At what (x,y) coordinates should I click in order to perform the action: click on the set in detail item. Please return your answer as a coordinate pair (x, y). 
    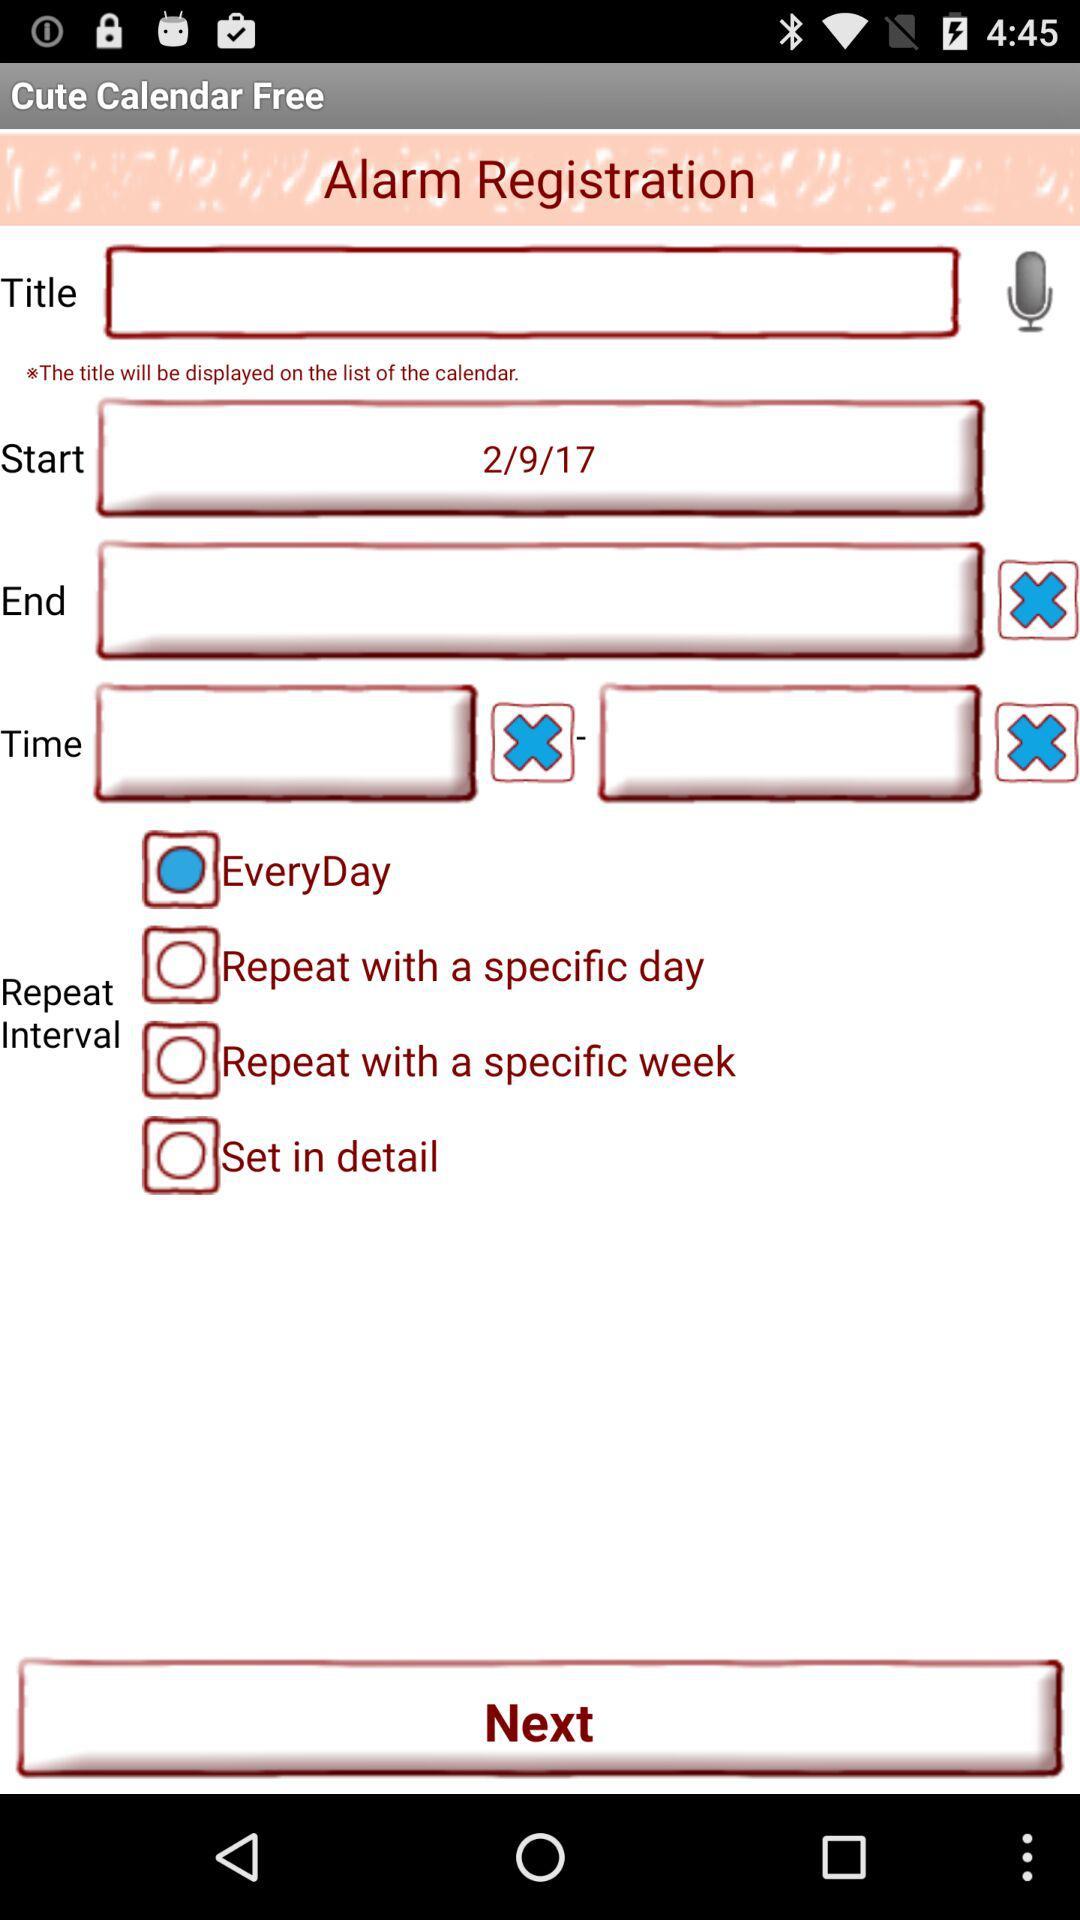
    Looking at the image, I should click on (290, 1155).